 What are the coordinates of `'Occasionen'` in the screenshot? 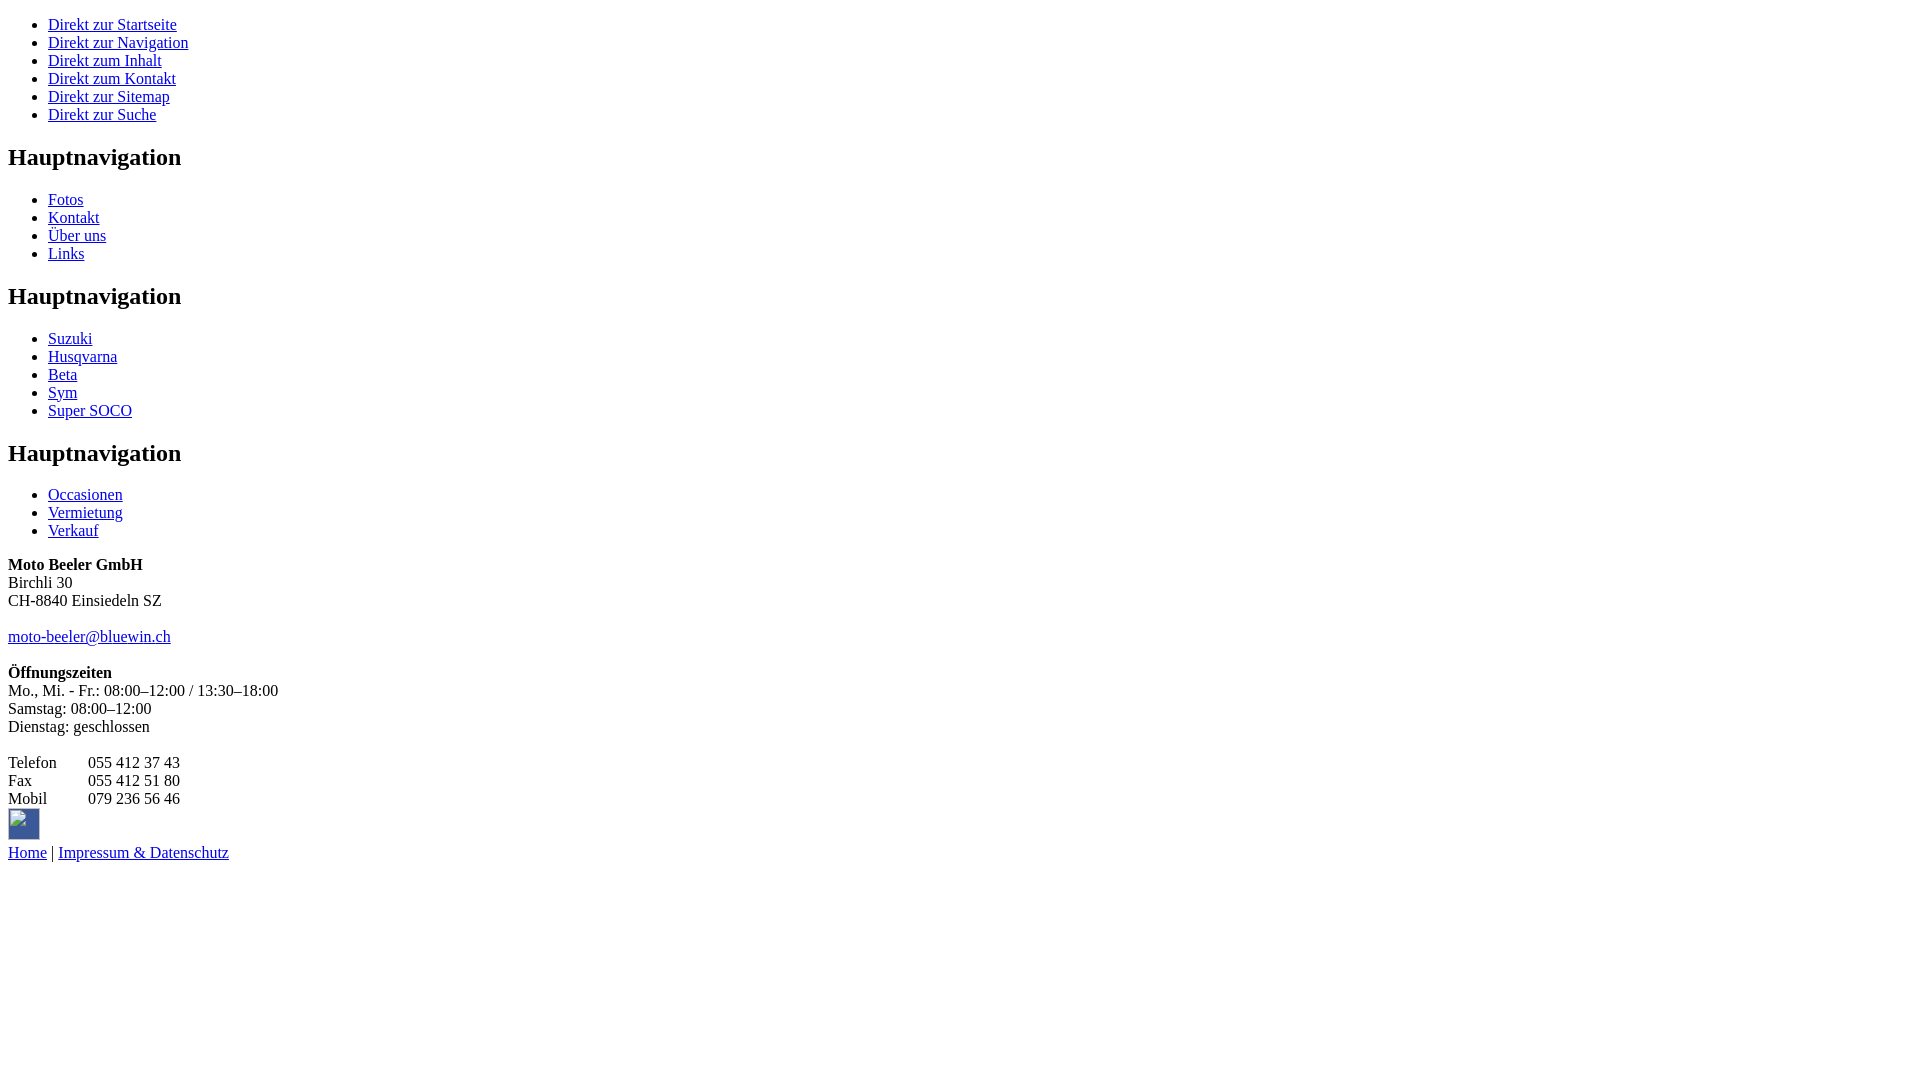 It's located at (48, 494).